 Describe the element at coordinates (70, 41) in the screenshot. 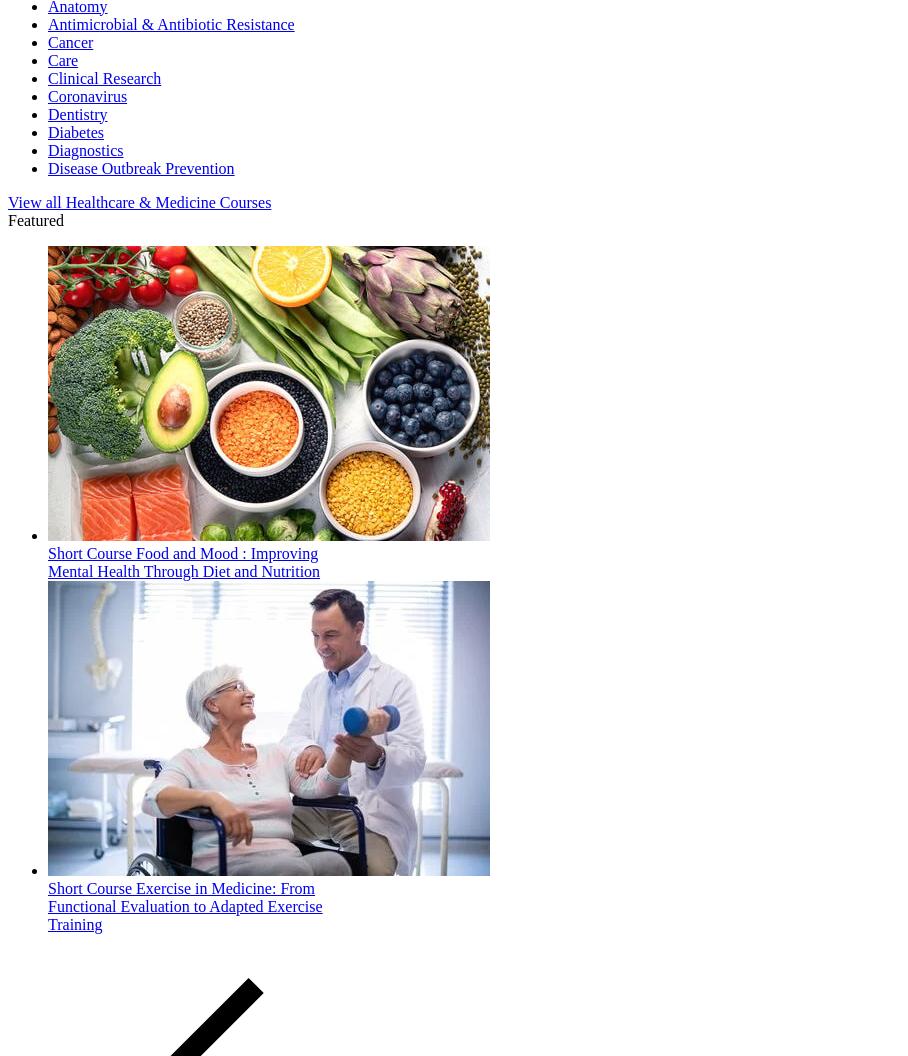

I see `'Cancer'` at that location.